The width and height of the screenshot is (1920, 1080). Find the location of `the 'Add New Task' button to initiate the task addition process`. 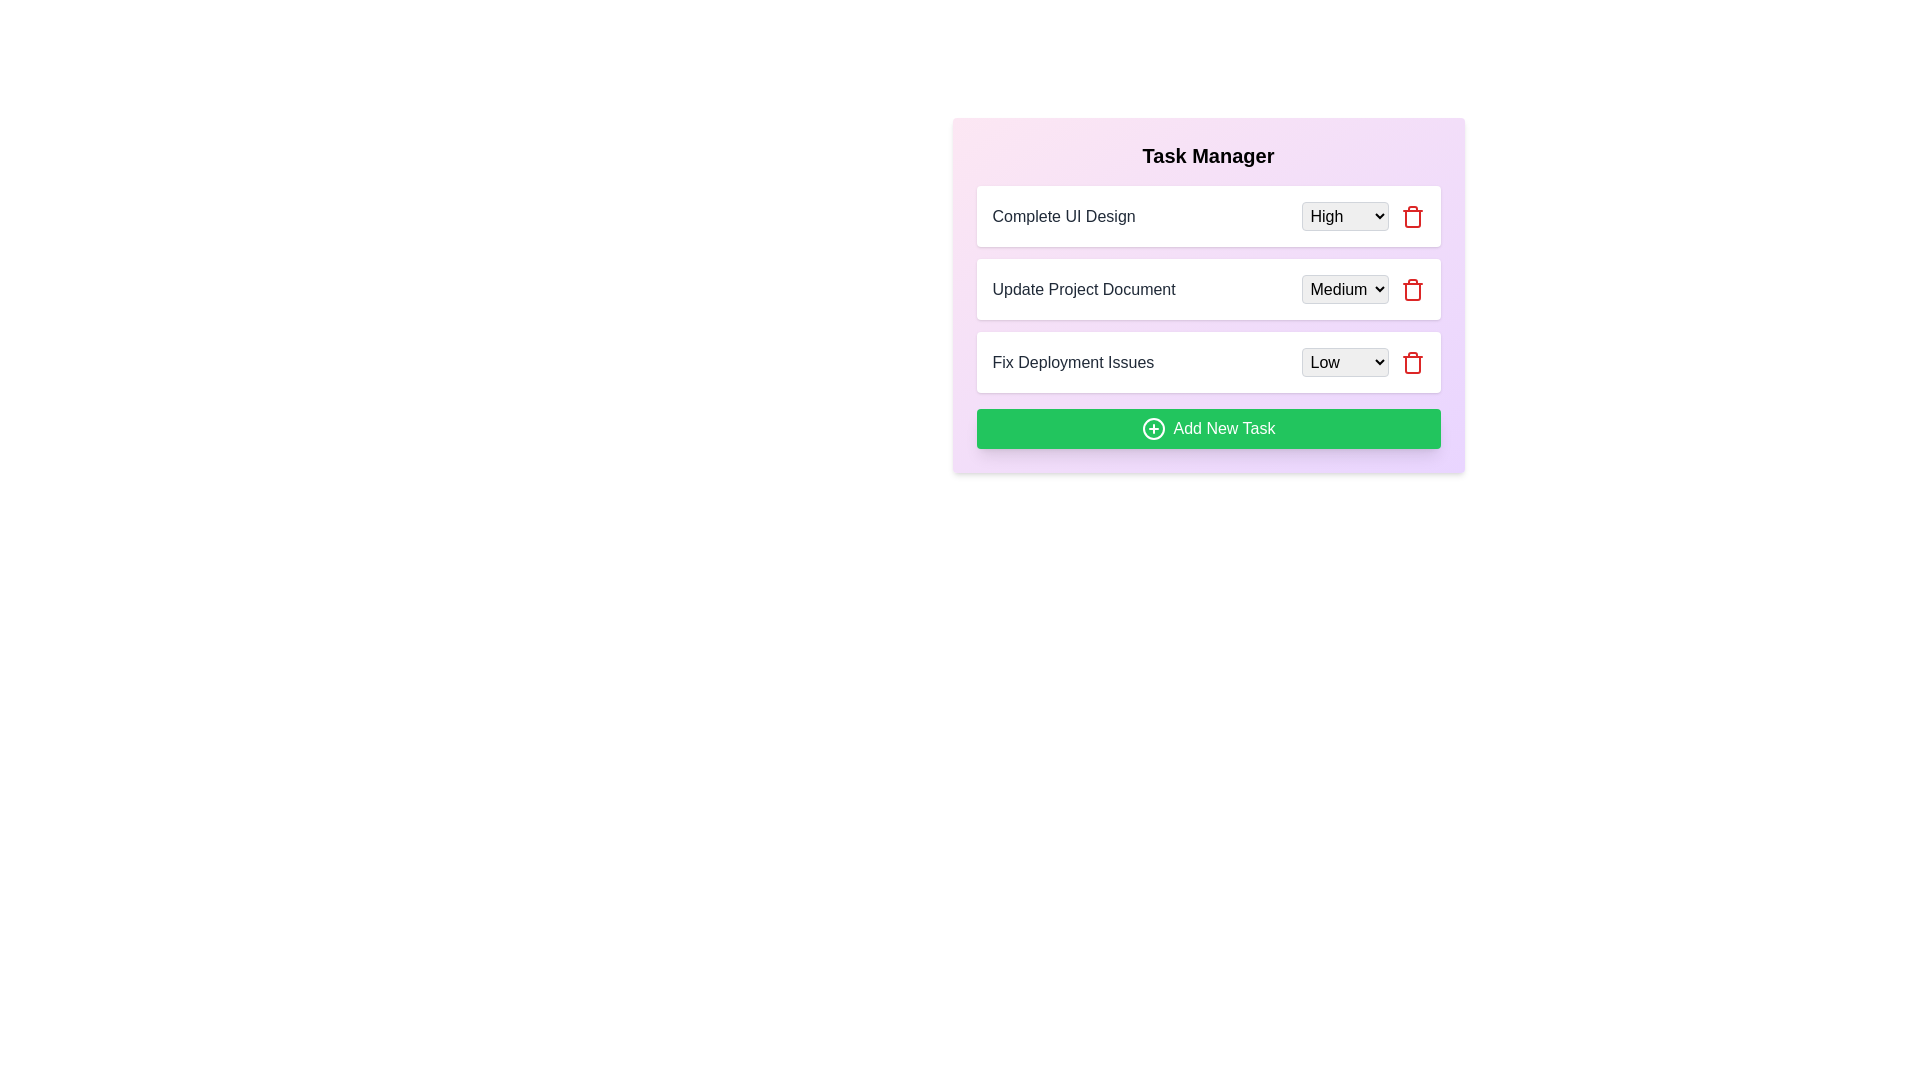

the 'Add New Task' button to initiate the task addition process is located at coordinates (1207, 427).